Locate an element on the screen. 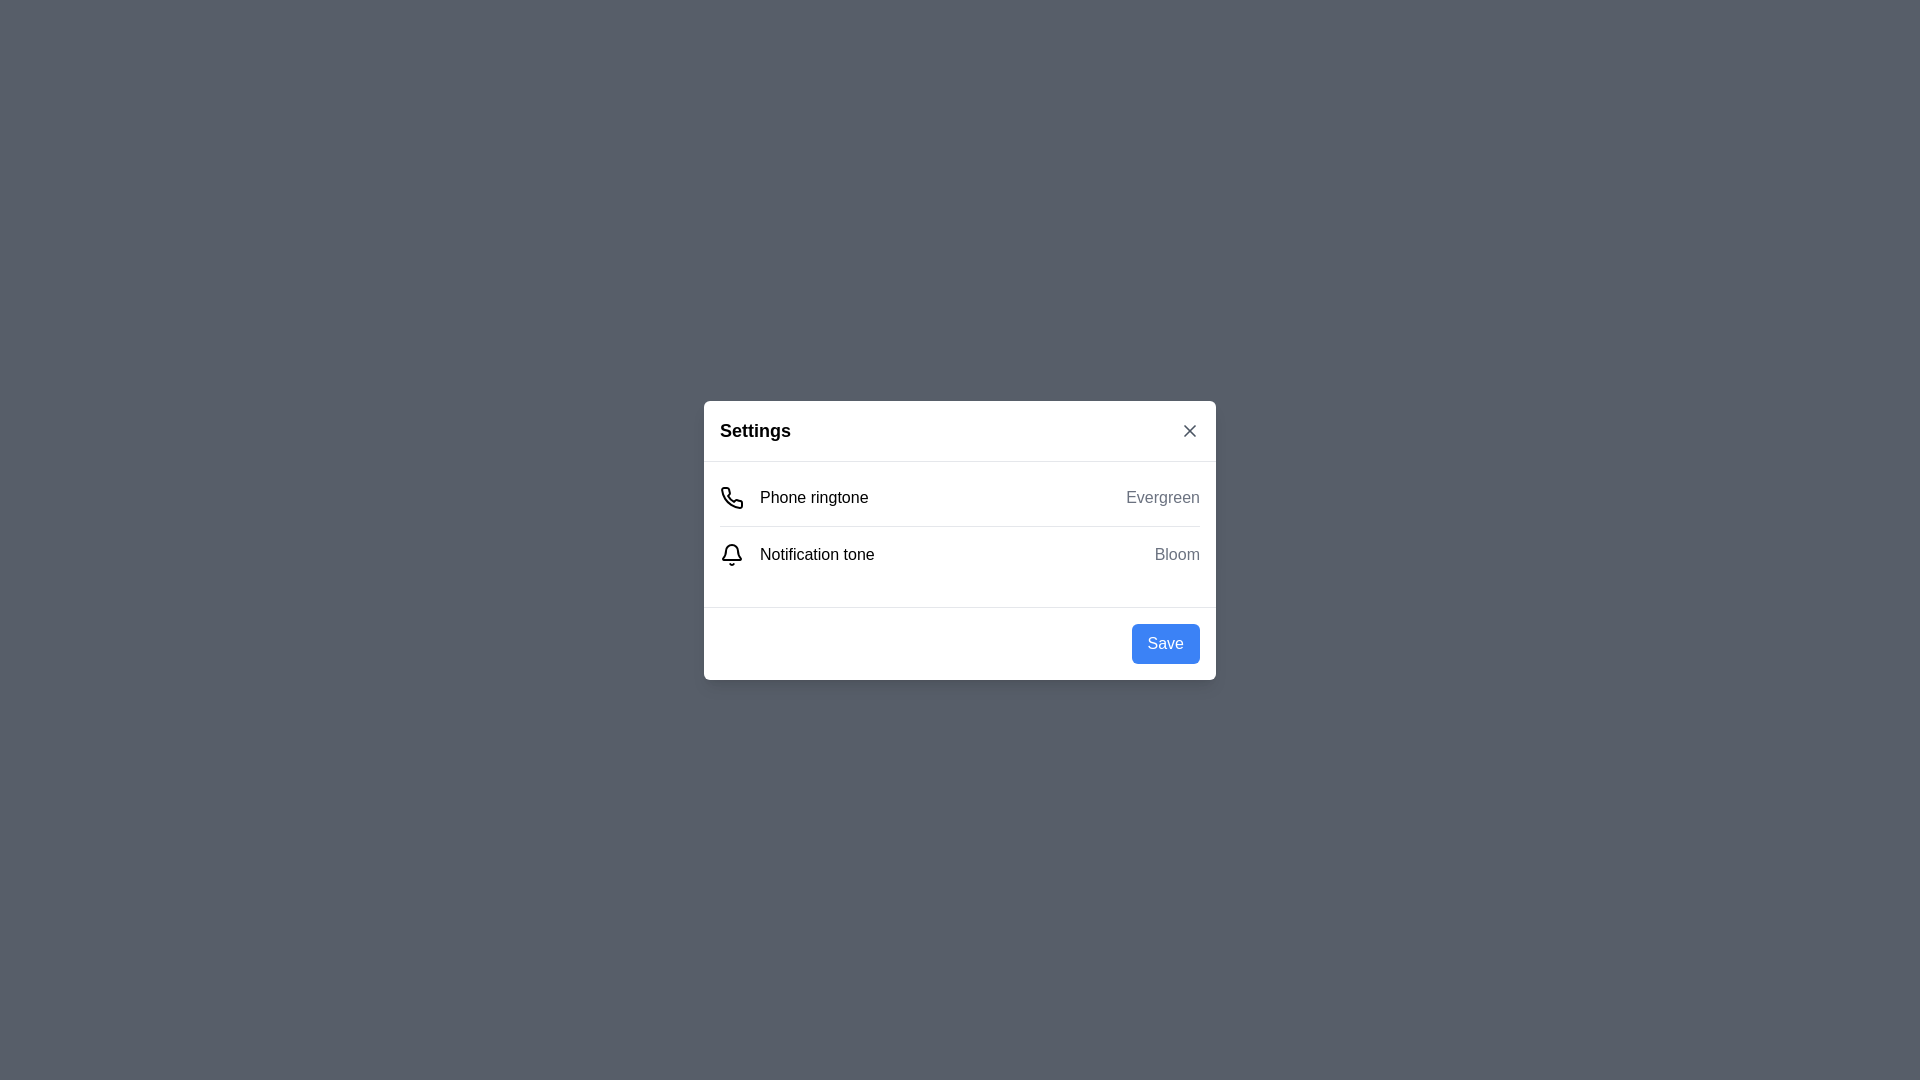 This screenshot has width=1920, height=1080. the text label reading 'Bloom' styled in gray font, located within the settings dialog under the option 'Notification tone' is located at coordinates (1177, 554).